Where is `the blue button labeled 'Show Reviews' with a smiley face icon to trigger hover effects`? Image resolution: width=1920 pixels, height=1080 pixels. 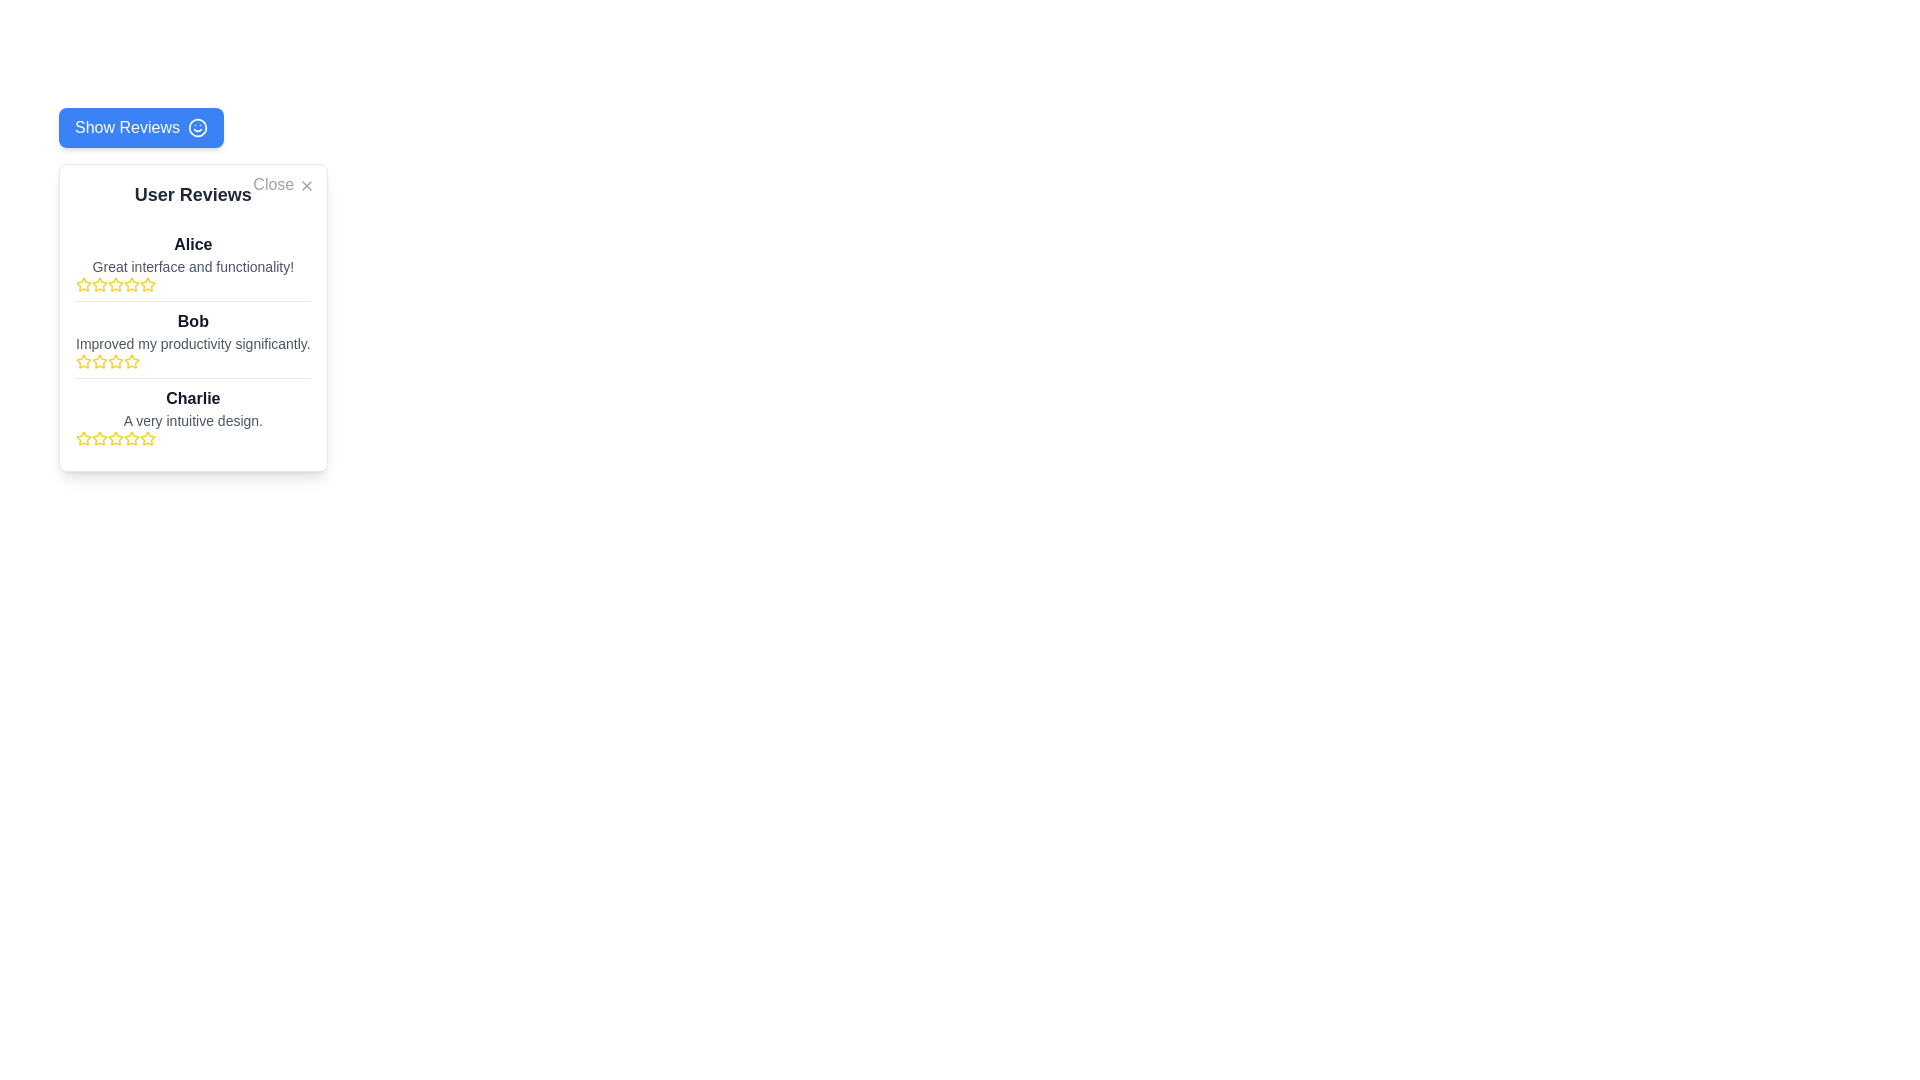 the blue button labeled 'Show Reviews' with a smiley face icon to trigger hover effects is located at coordinates (140, 127).